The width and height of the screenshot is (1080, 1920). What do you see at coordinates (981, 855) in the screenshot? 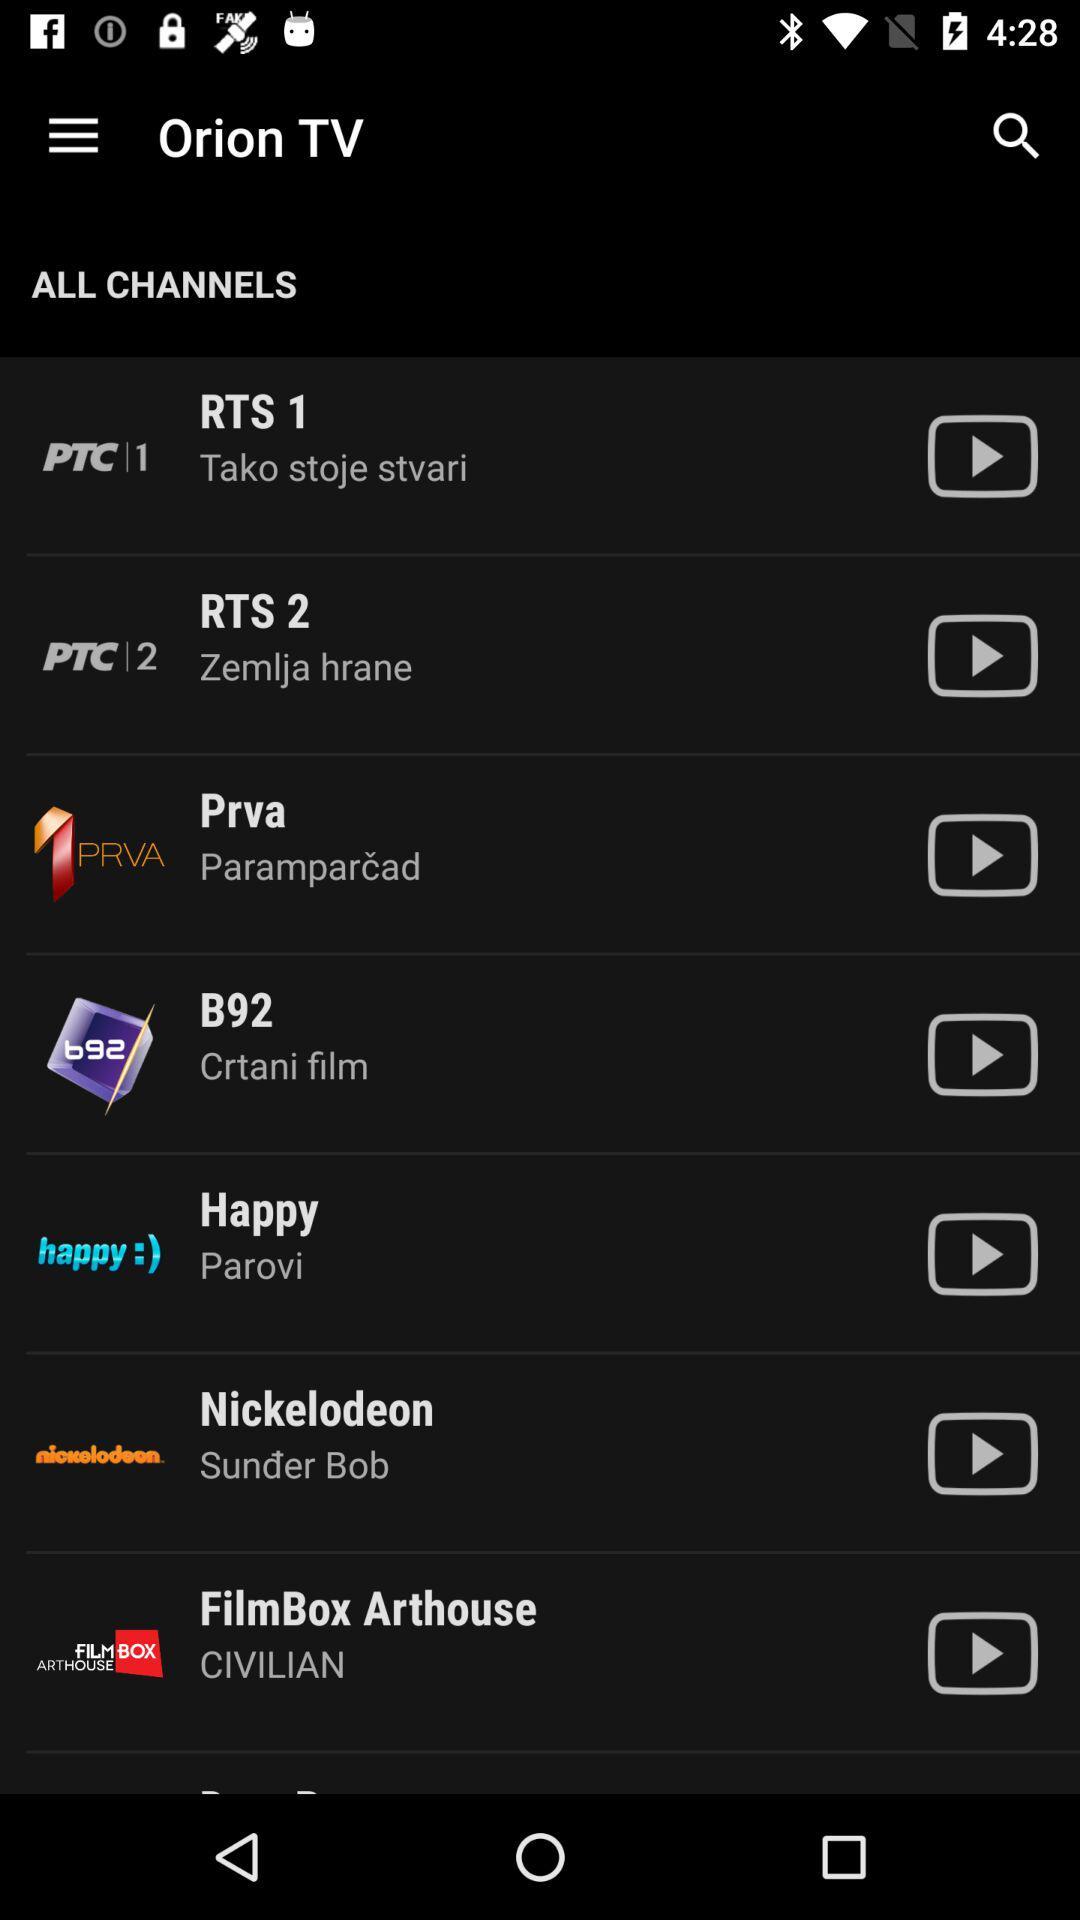
I see `the prva channel` at bounding box center [981, 855].